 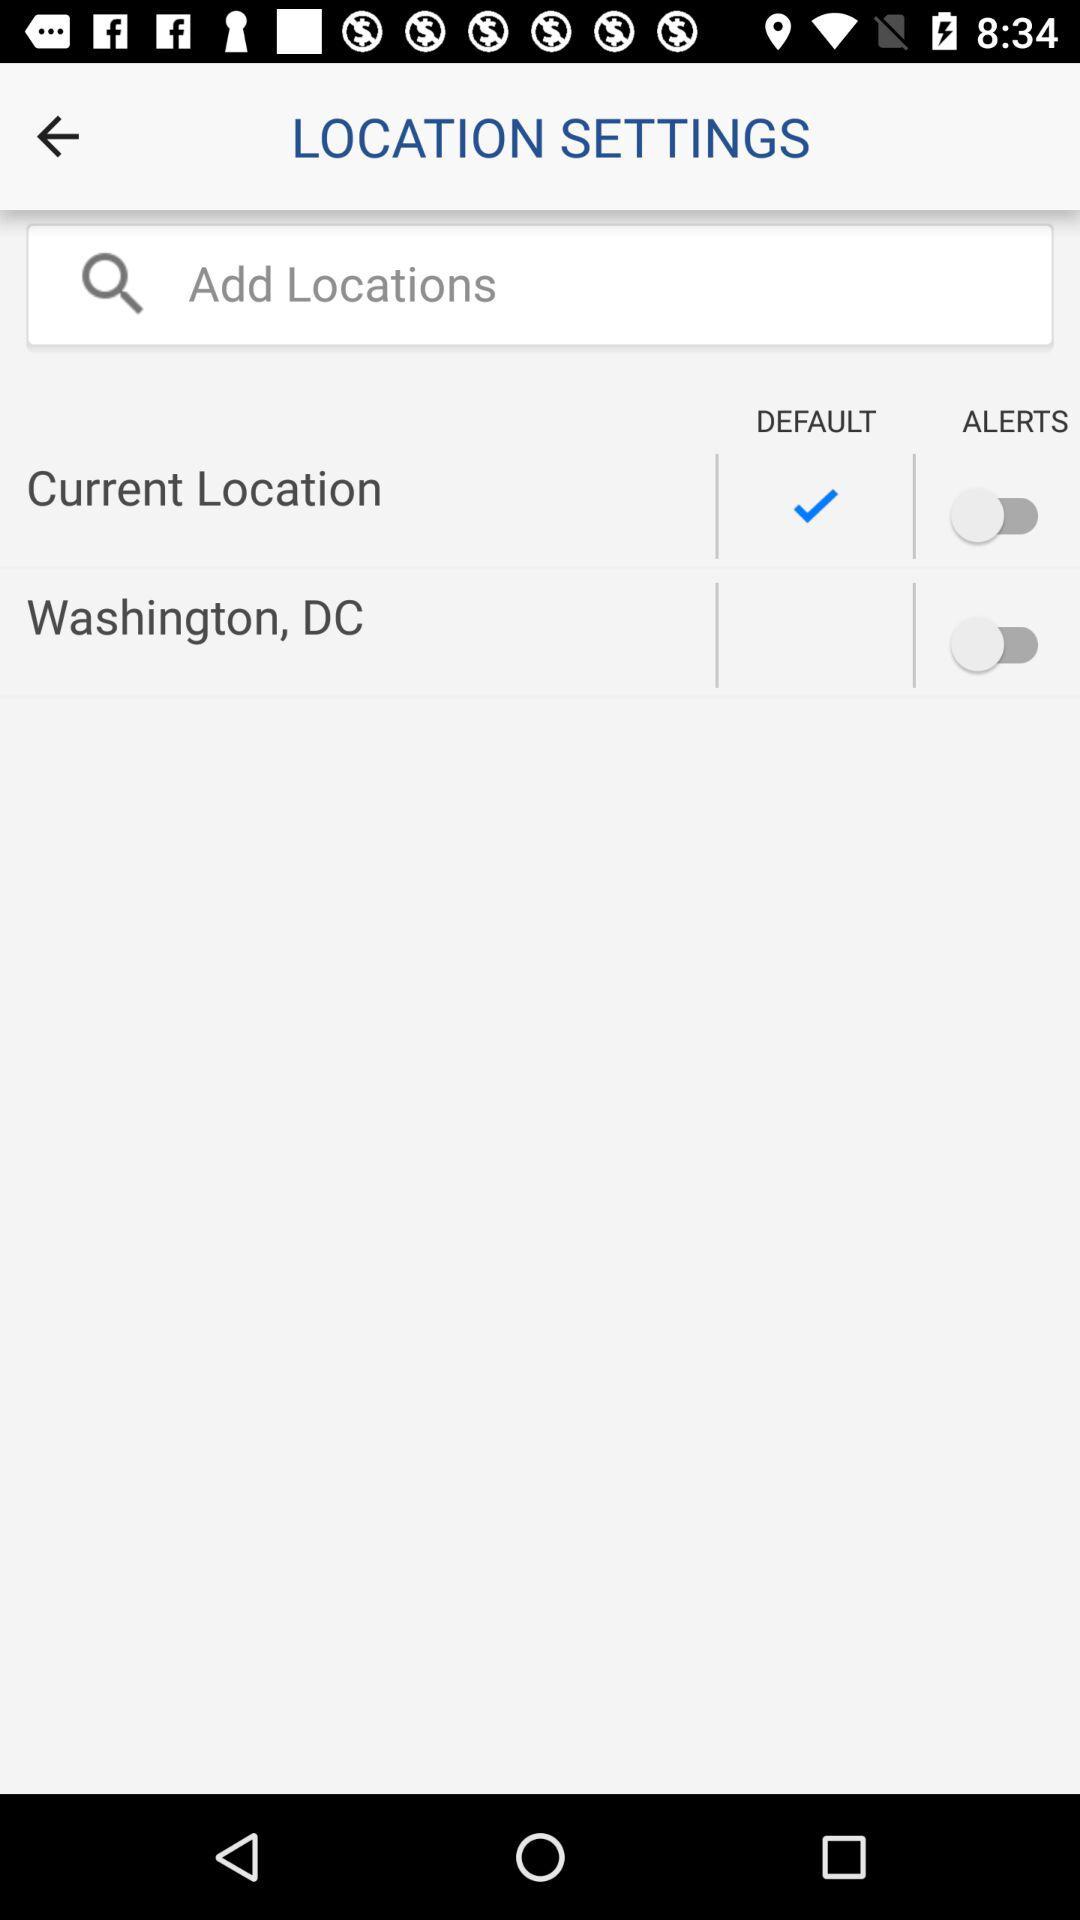 What do you see at coordinates (938, 503) in the screenshot?
I see `the first slide bar icon` at bounding box center [938, 503].